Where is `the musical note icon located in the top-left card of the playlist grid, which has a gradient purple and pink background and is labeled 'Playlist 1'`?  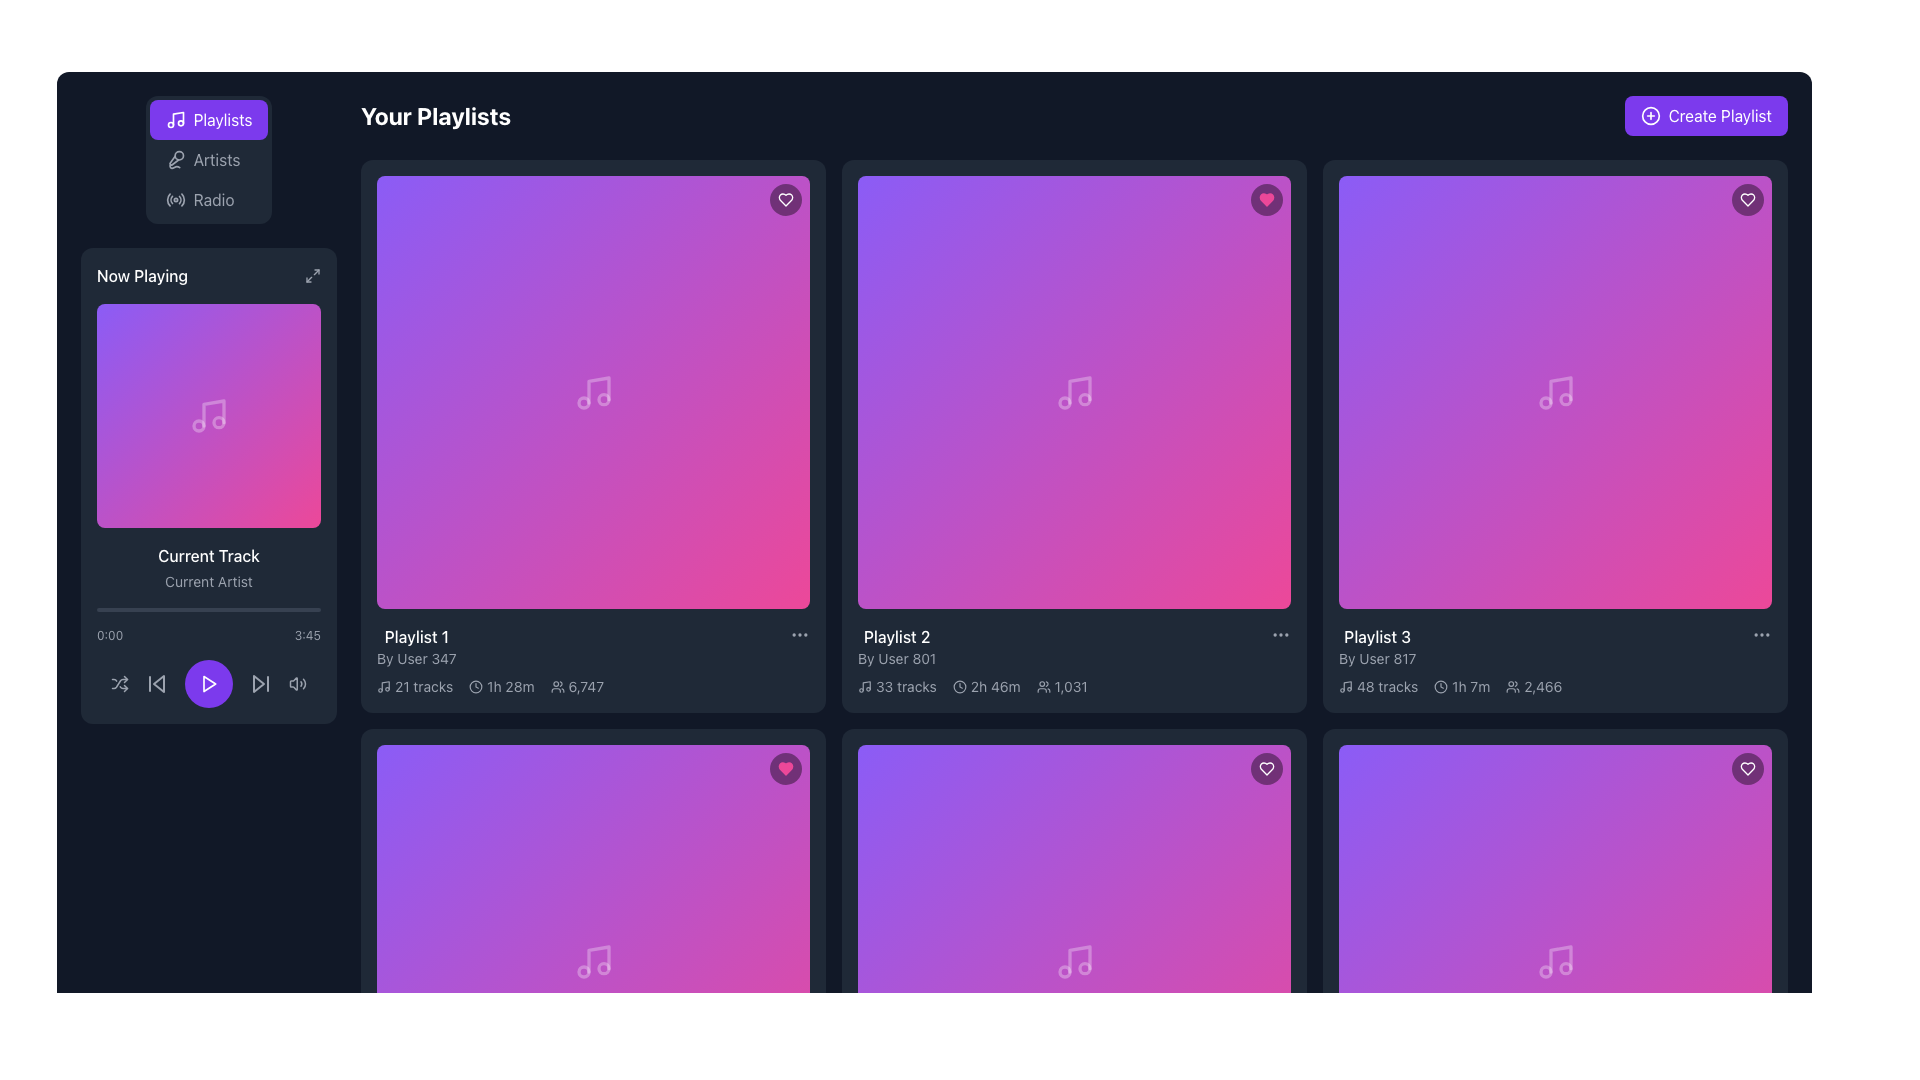
the musical note icon located in the top-left card of the playlist grid, which has a gradient purple and pink background and is labeled 'Playlist 1' is located at coordinates (592, 392).